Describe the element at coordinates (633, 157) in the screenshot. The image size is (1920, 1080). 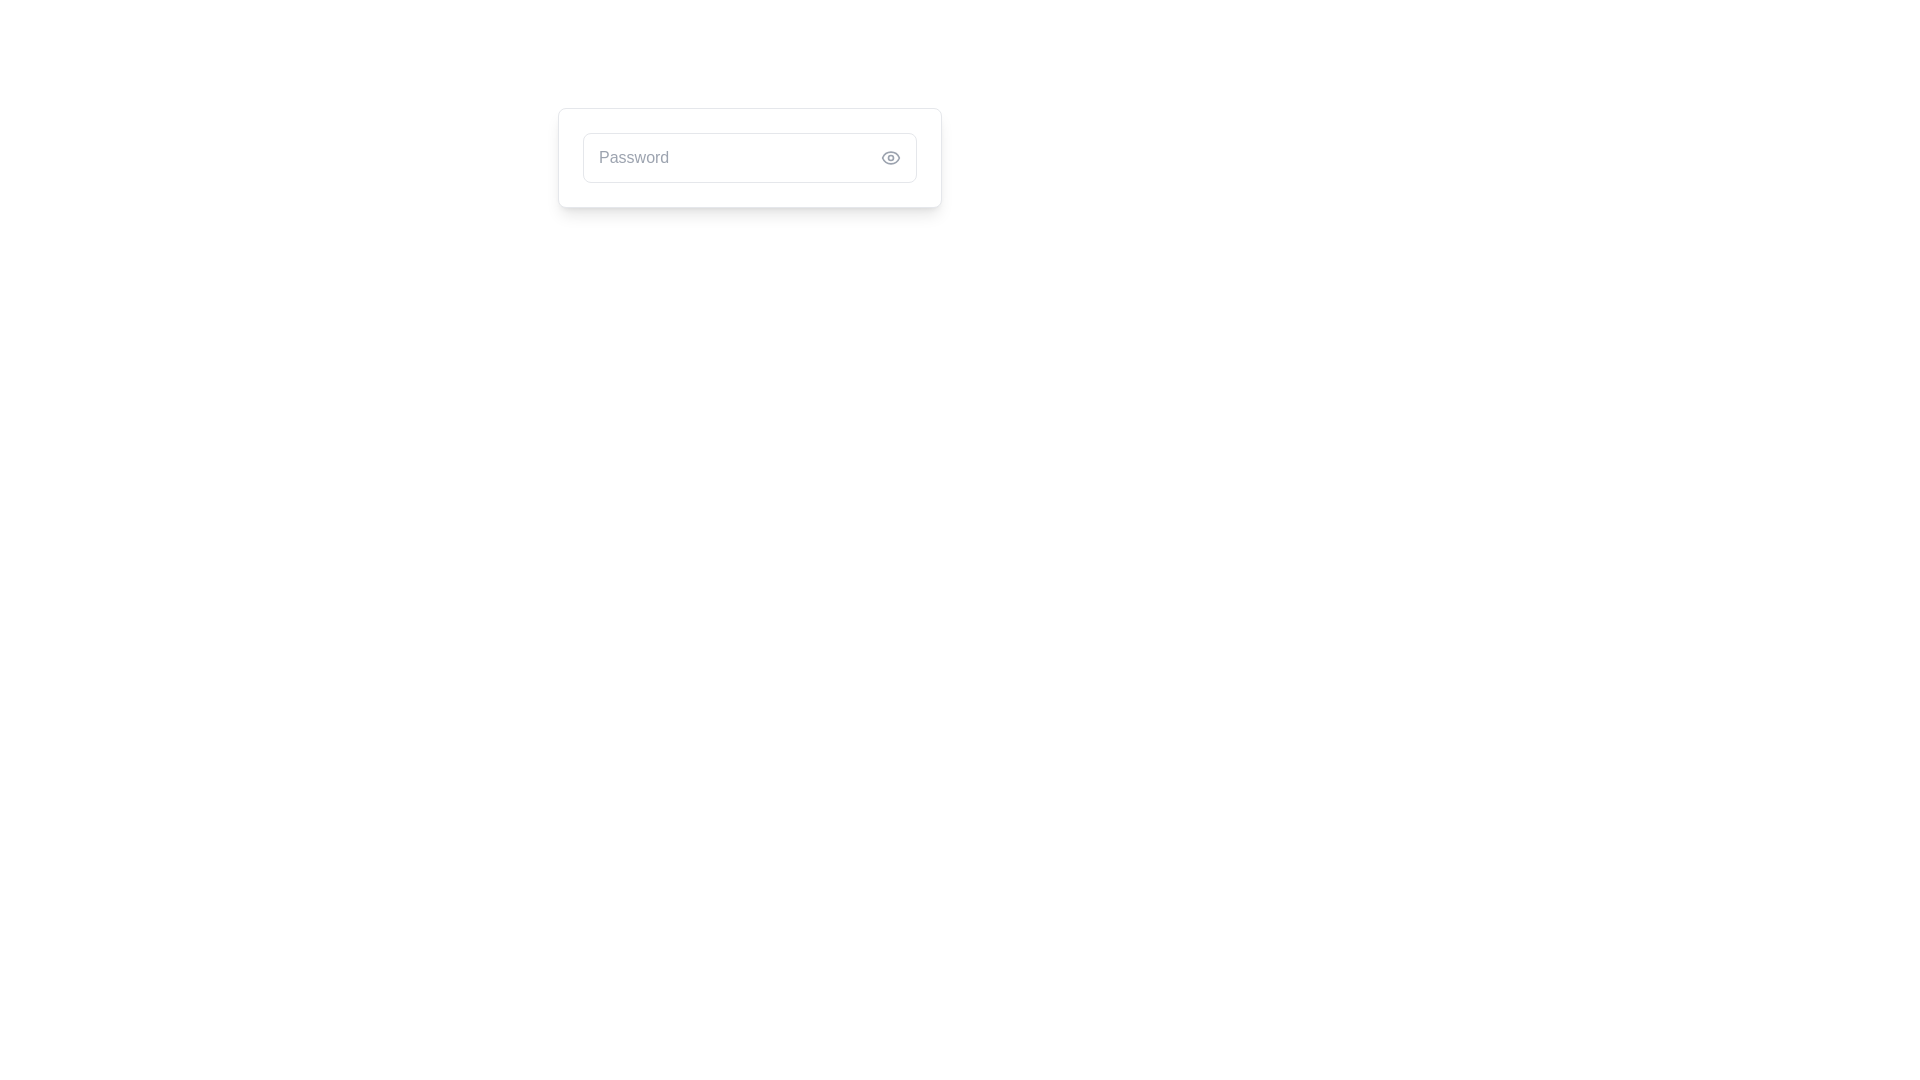
I see `the input field adjacent to the 'Password' text label` at that location.